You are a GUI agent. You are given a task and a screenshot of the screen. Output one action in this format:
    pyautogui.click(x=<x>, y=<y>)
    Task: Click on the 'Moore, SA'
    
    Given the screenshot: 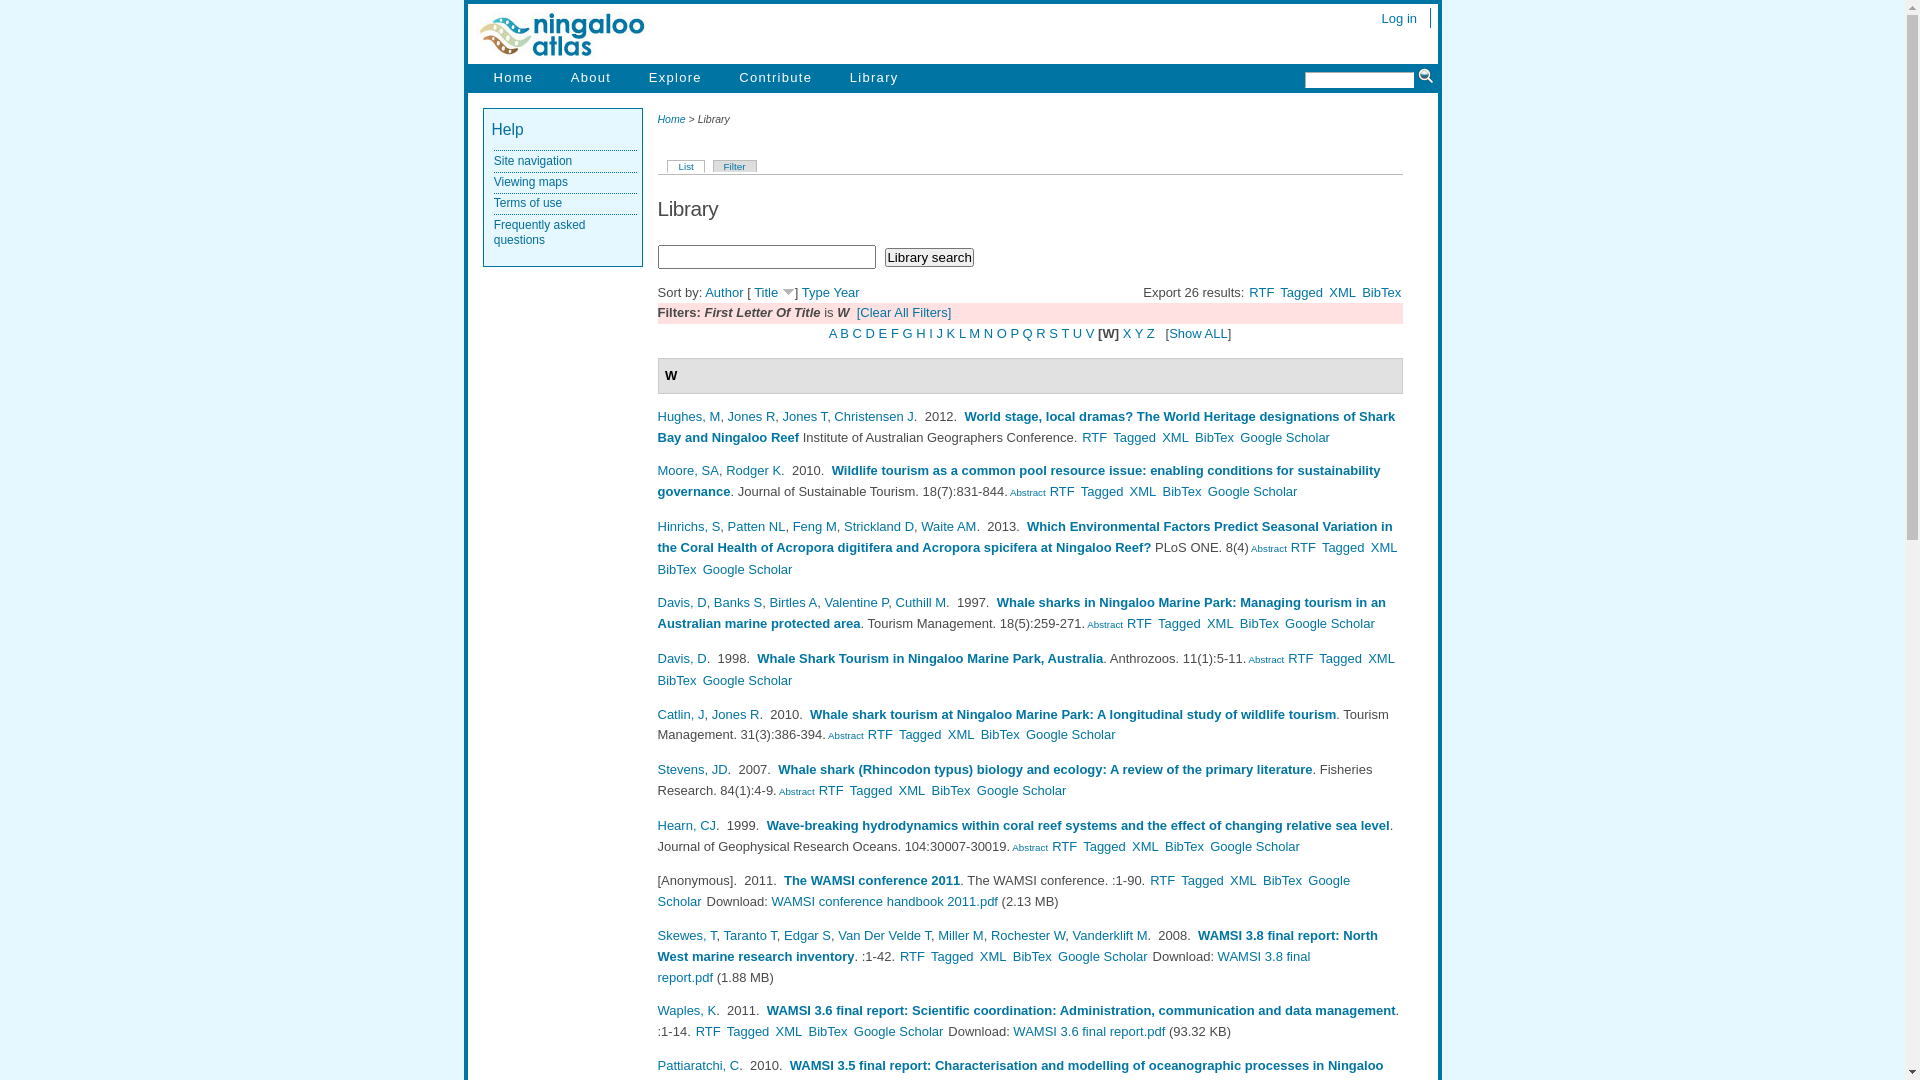 What is the action you would take?
    pyautogui.click(x=657, y=470)
    